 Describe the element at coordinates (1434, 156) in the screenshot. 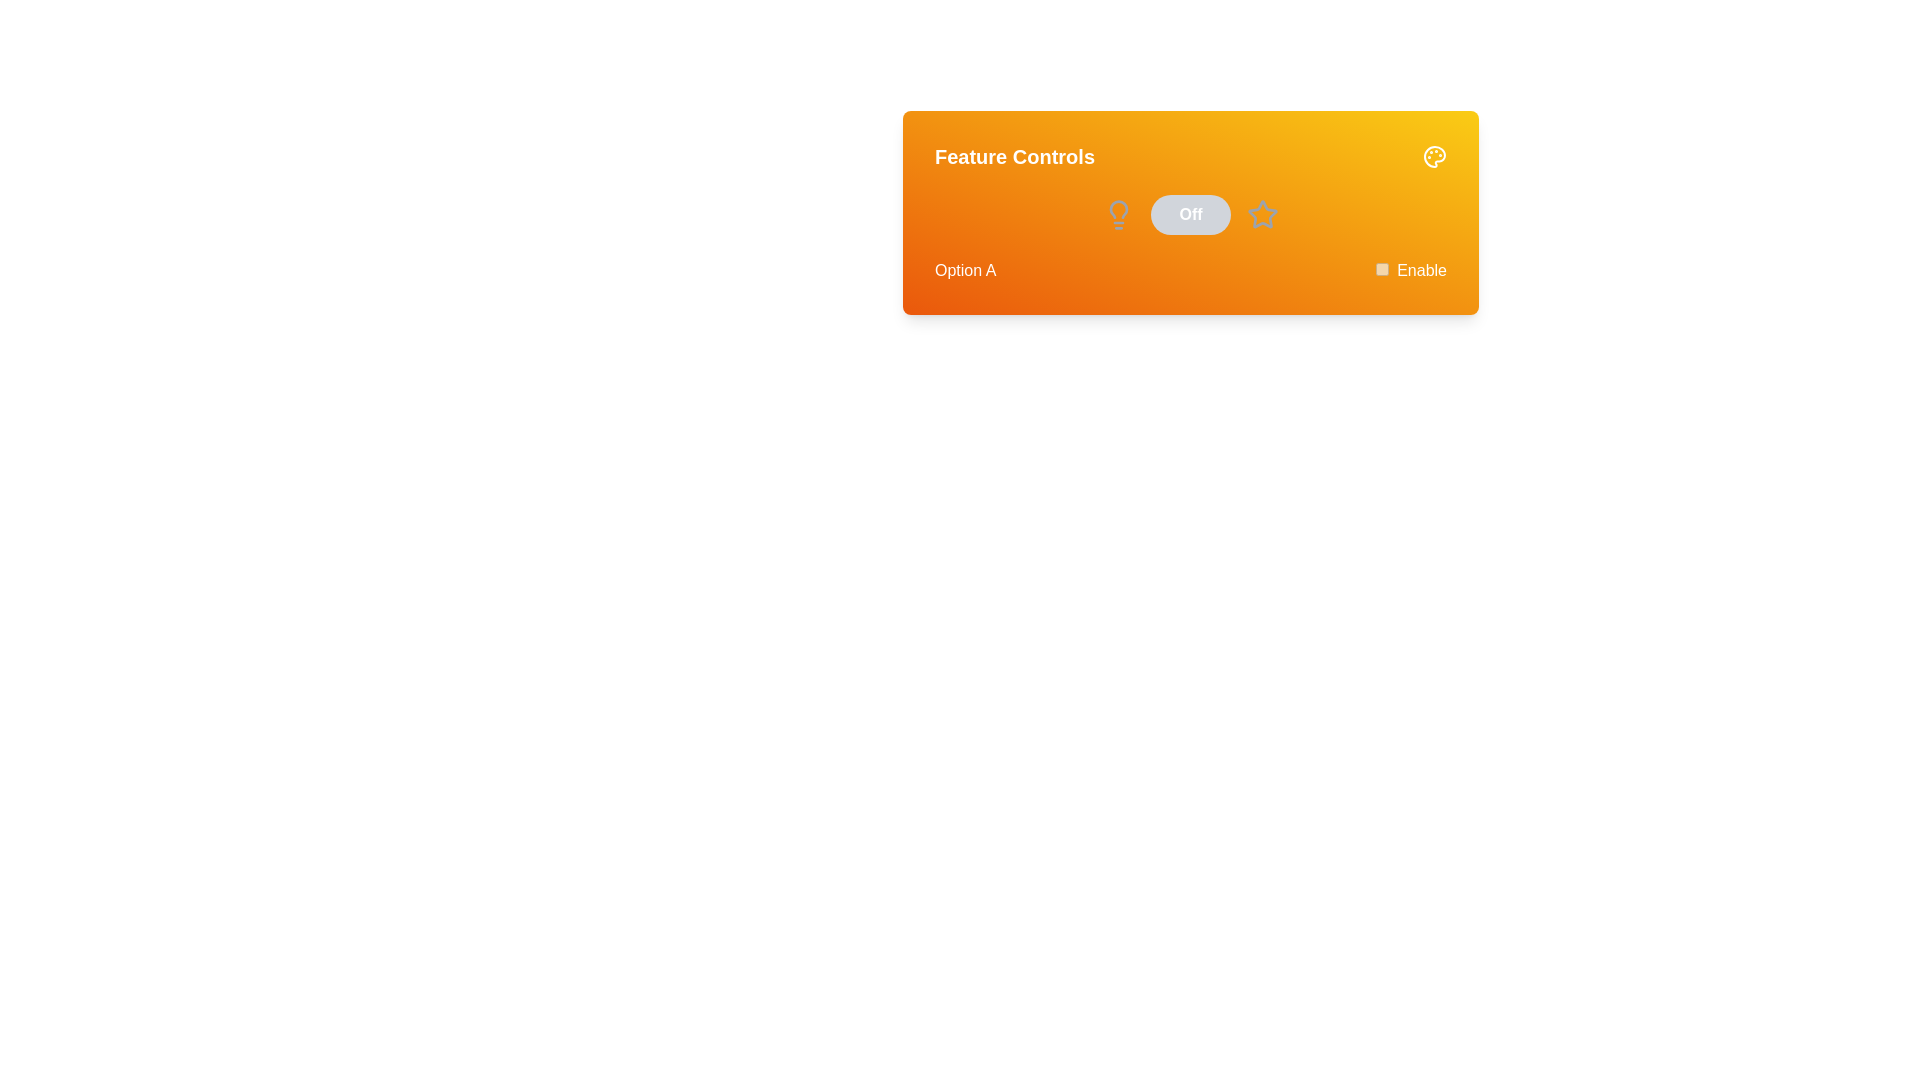

I see `the decorative palette icon located at the top-right corner of the 'Feature Controls' card` at that location.